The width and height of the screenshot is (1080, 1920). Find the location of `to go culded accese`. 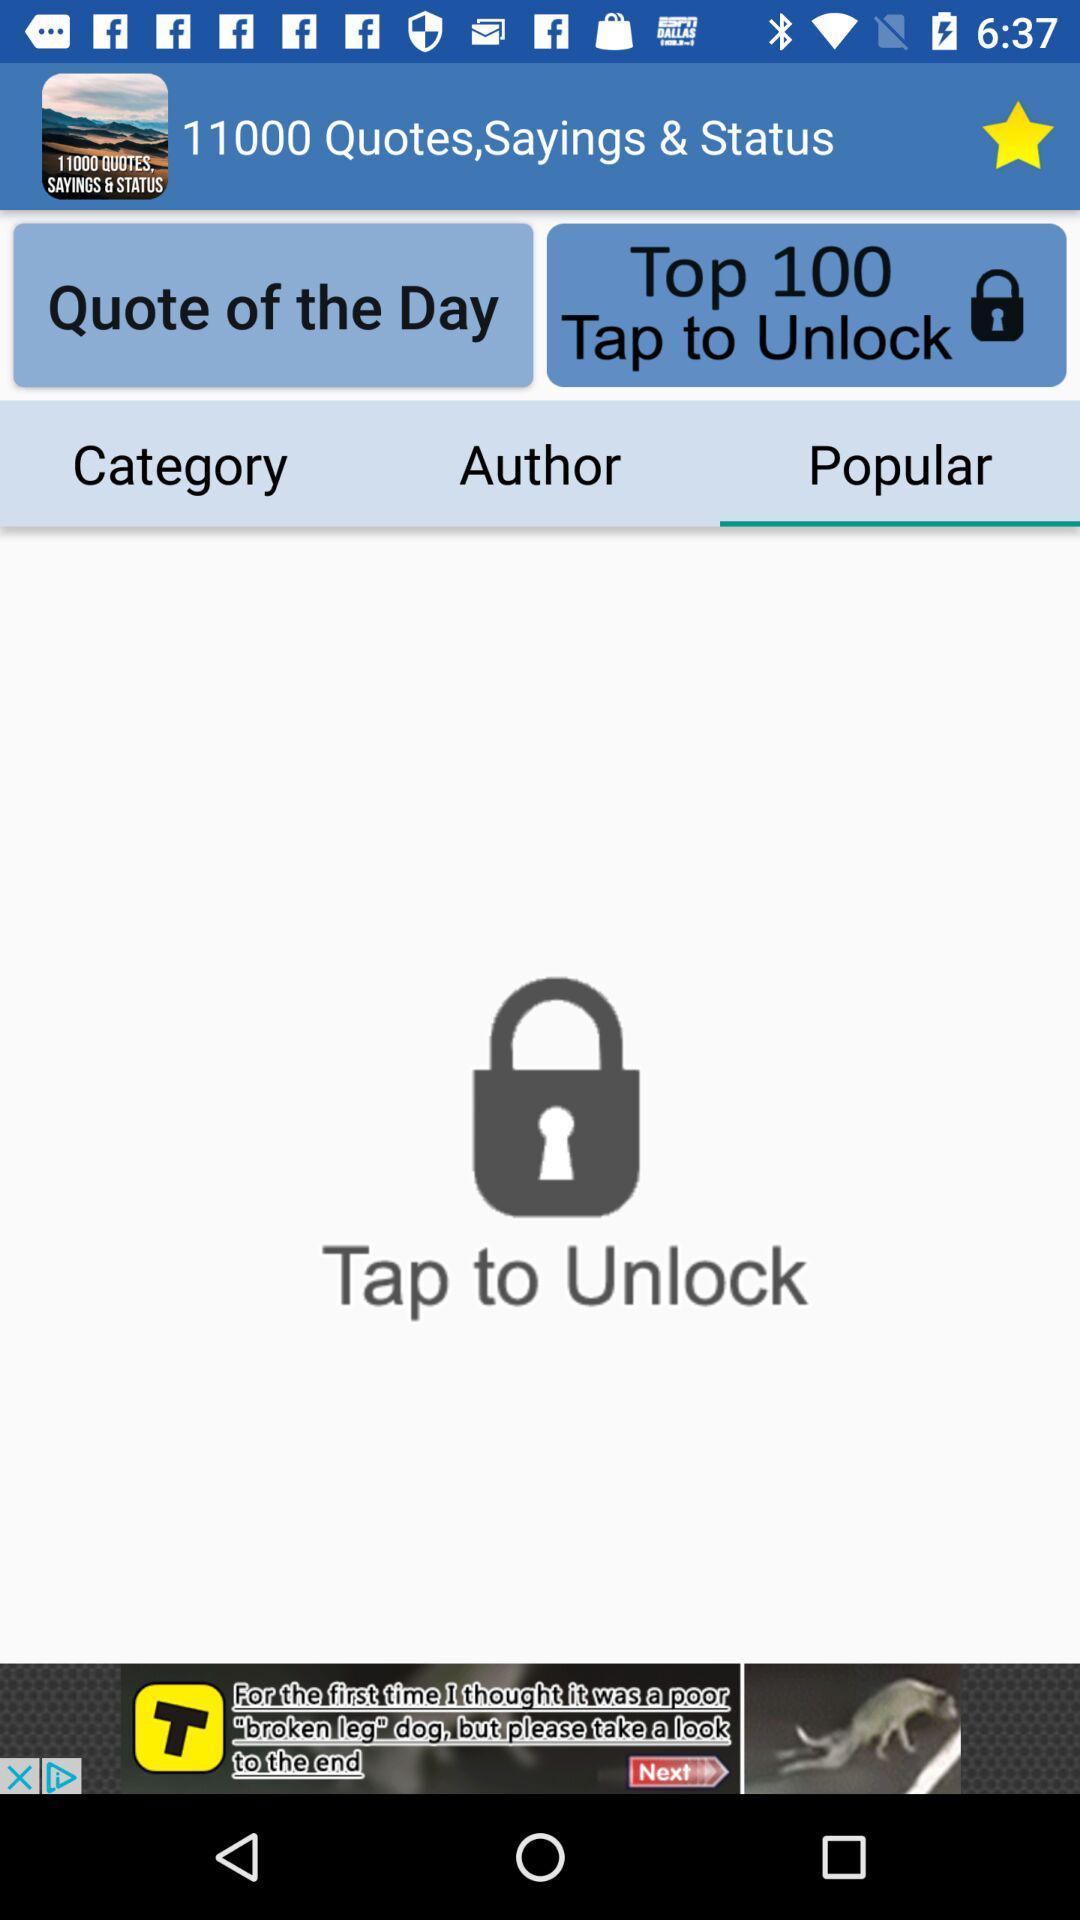

to go culded accese is located at coordinates (540, 1160).